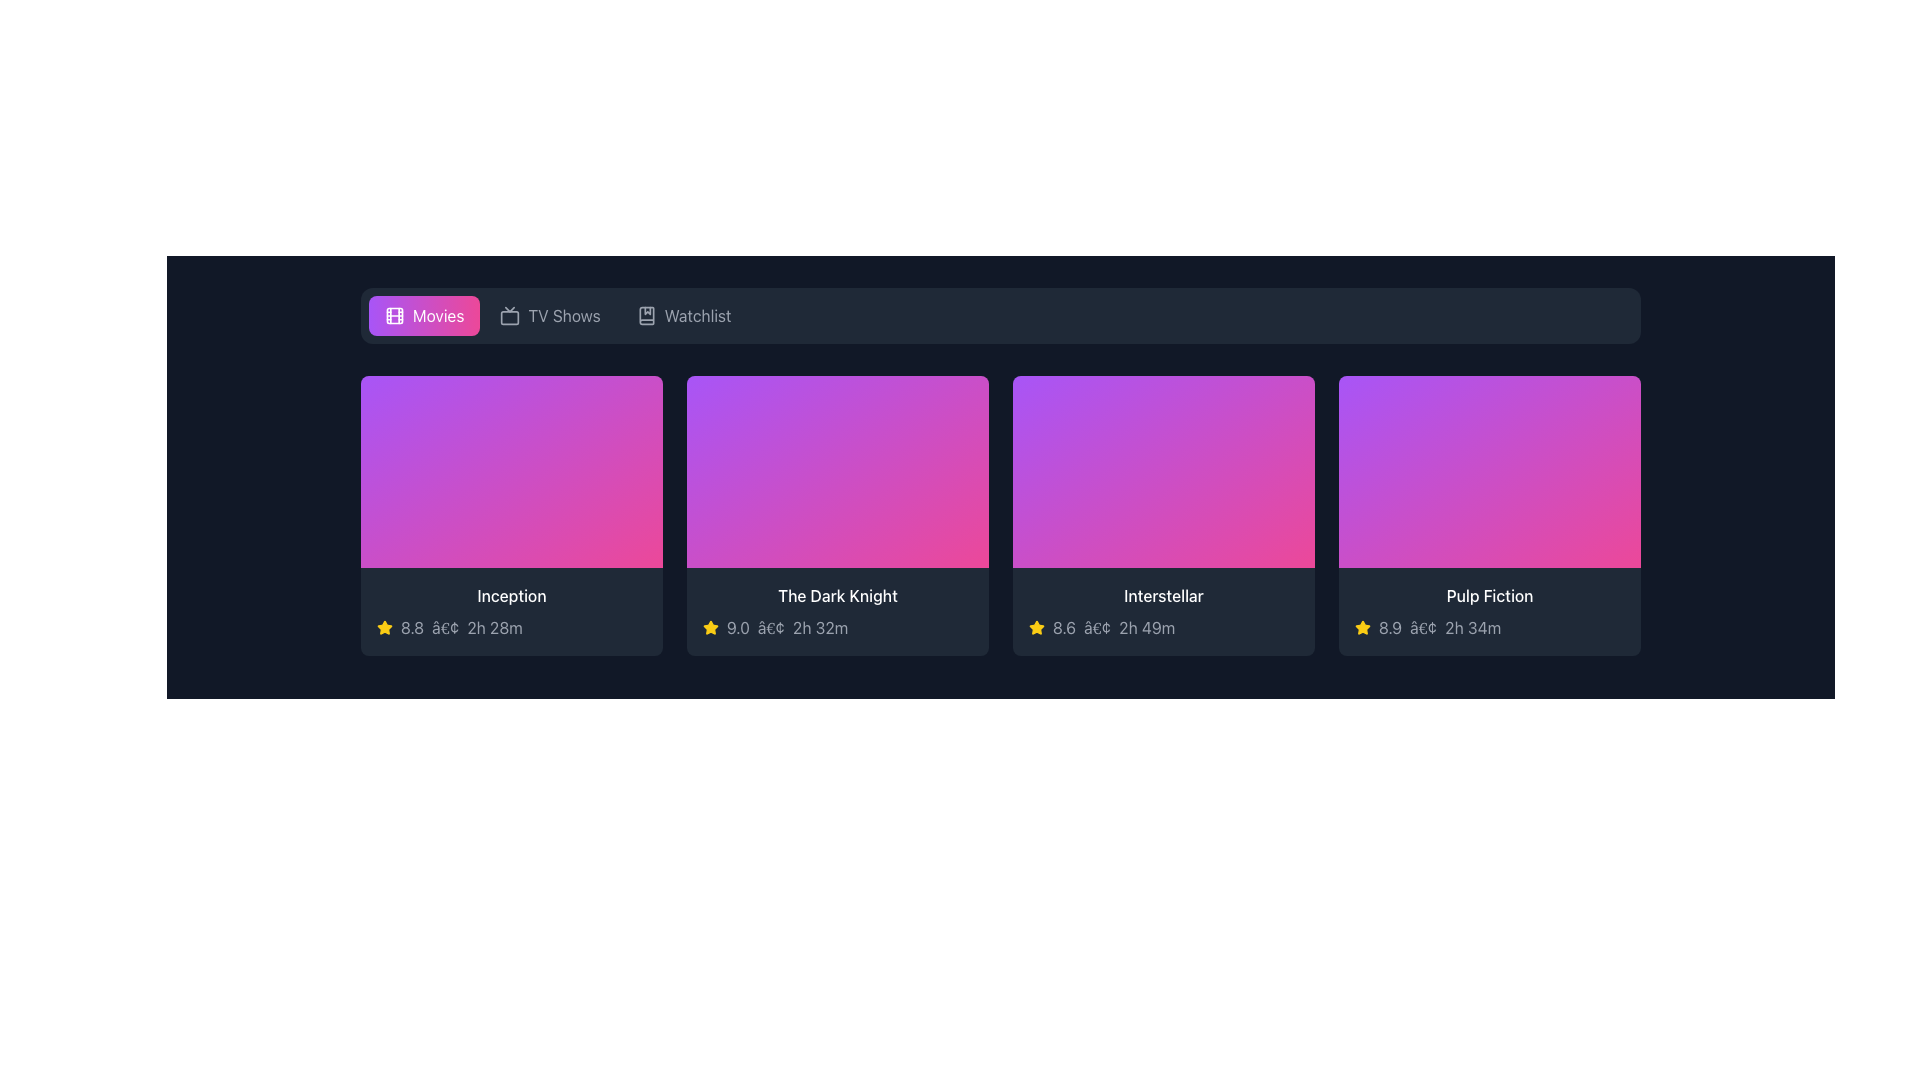 This screenshot has width=1920, height=1080. What do you see at coordinates (495, 627) in the screenshot?
I see `the static text displaying the movie duration for 'Inception', located in the bottom-left corner of the movie metadata card` at bounding box center [495, 627].